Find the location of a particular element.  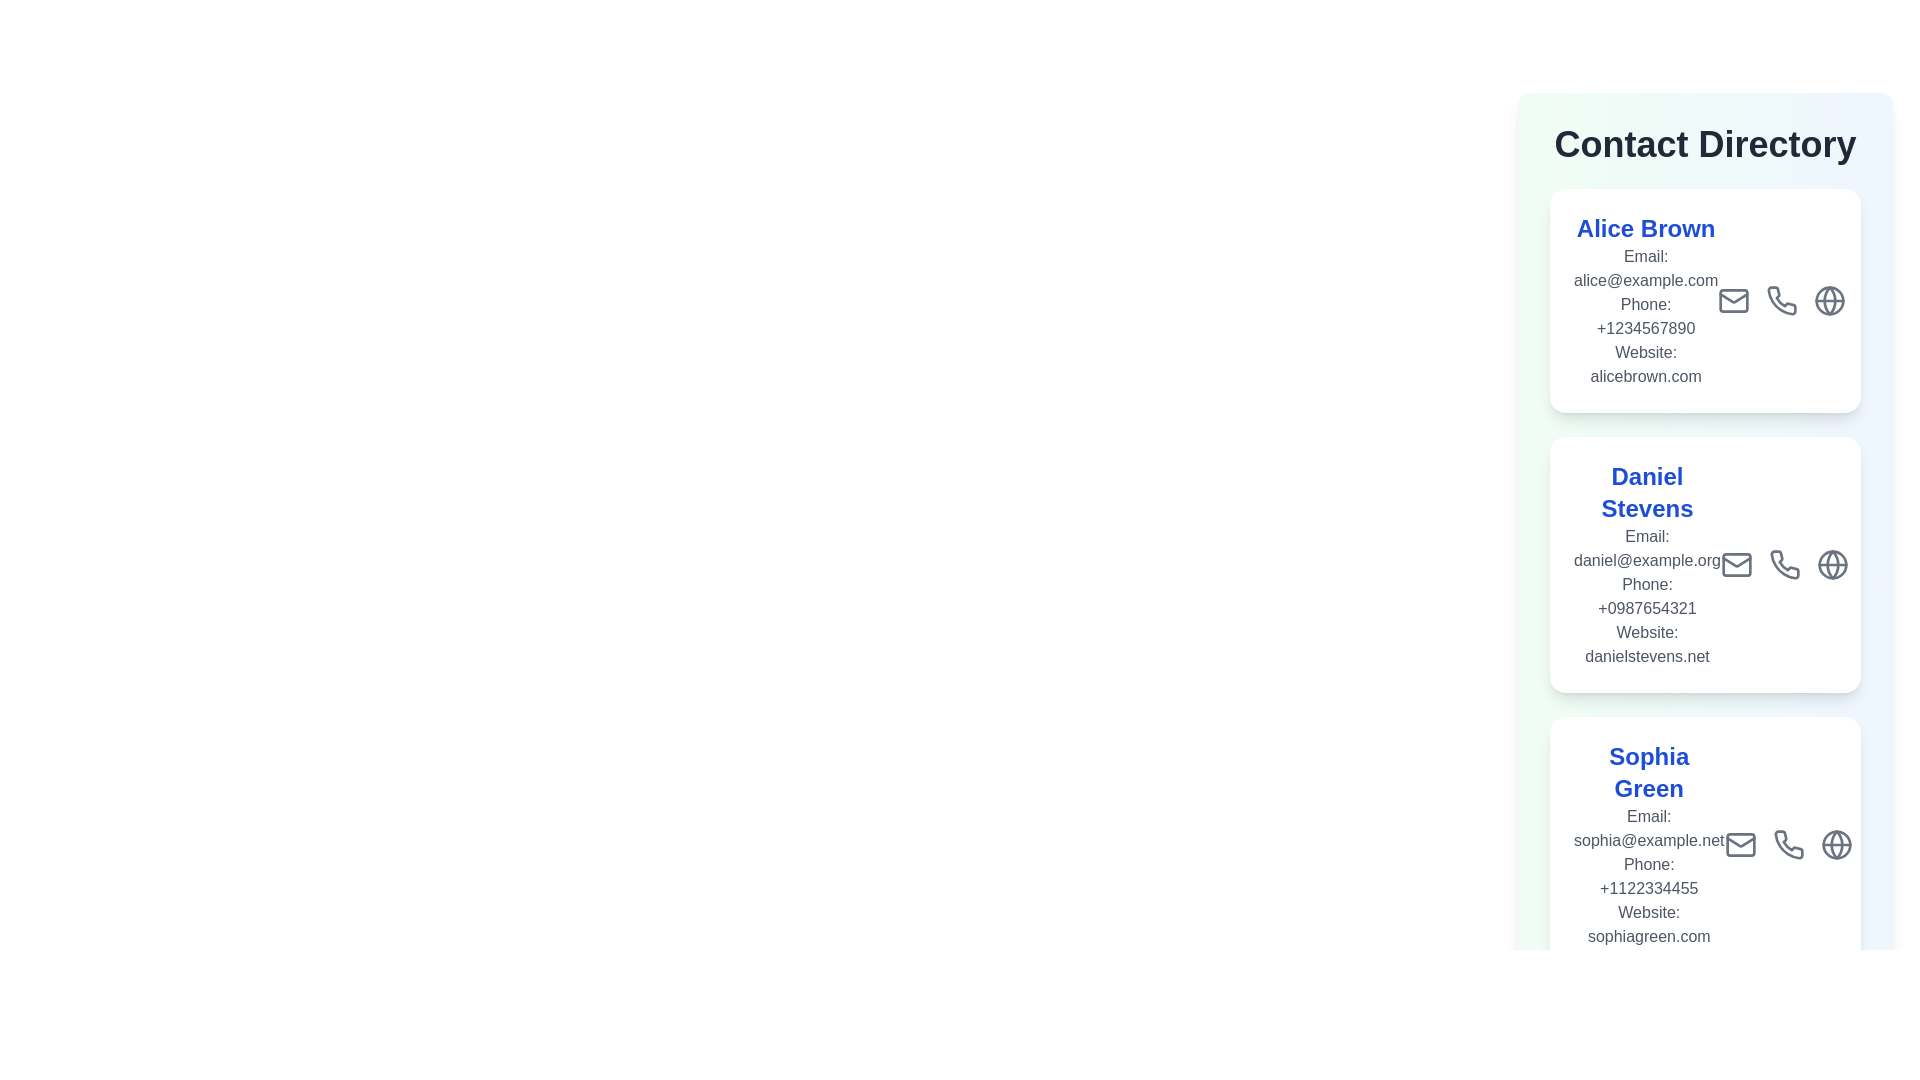

the contact card of Daniel Stevens is located at coordinates (1704, 564).